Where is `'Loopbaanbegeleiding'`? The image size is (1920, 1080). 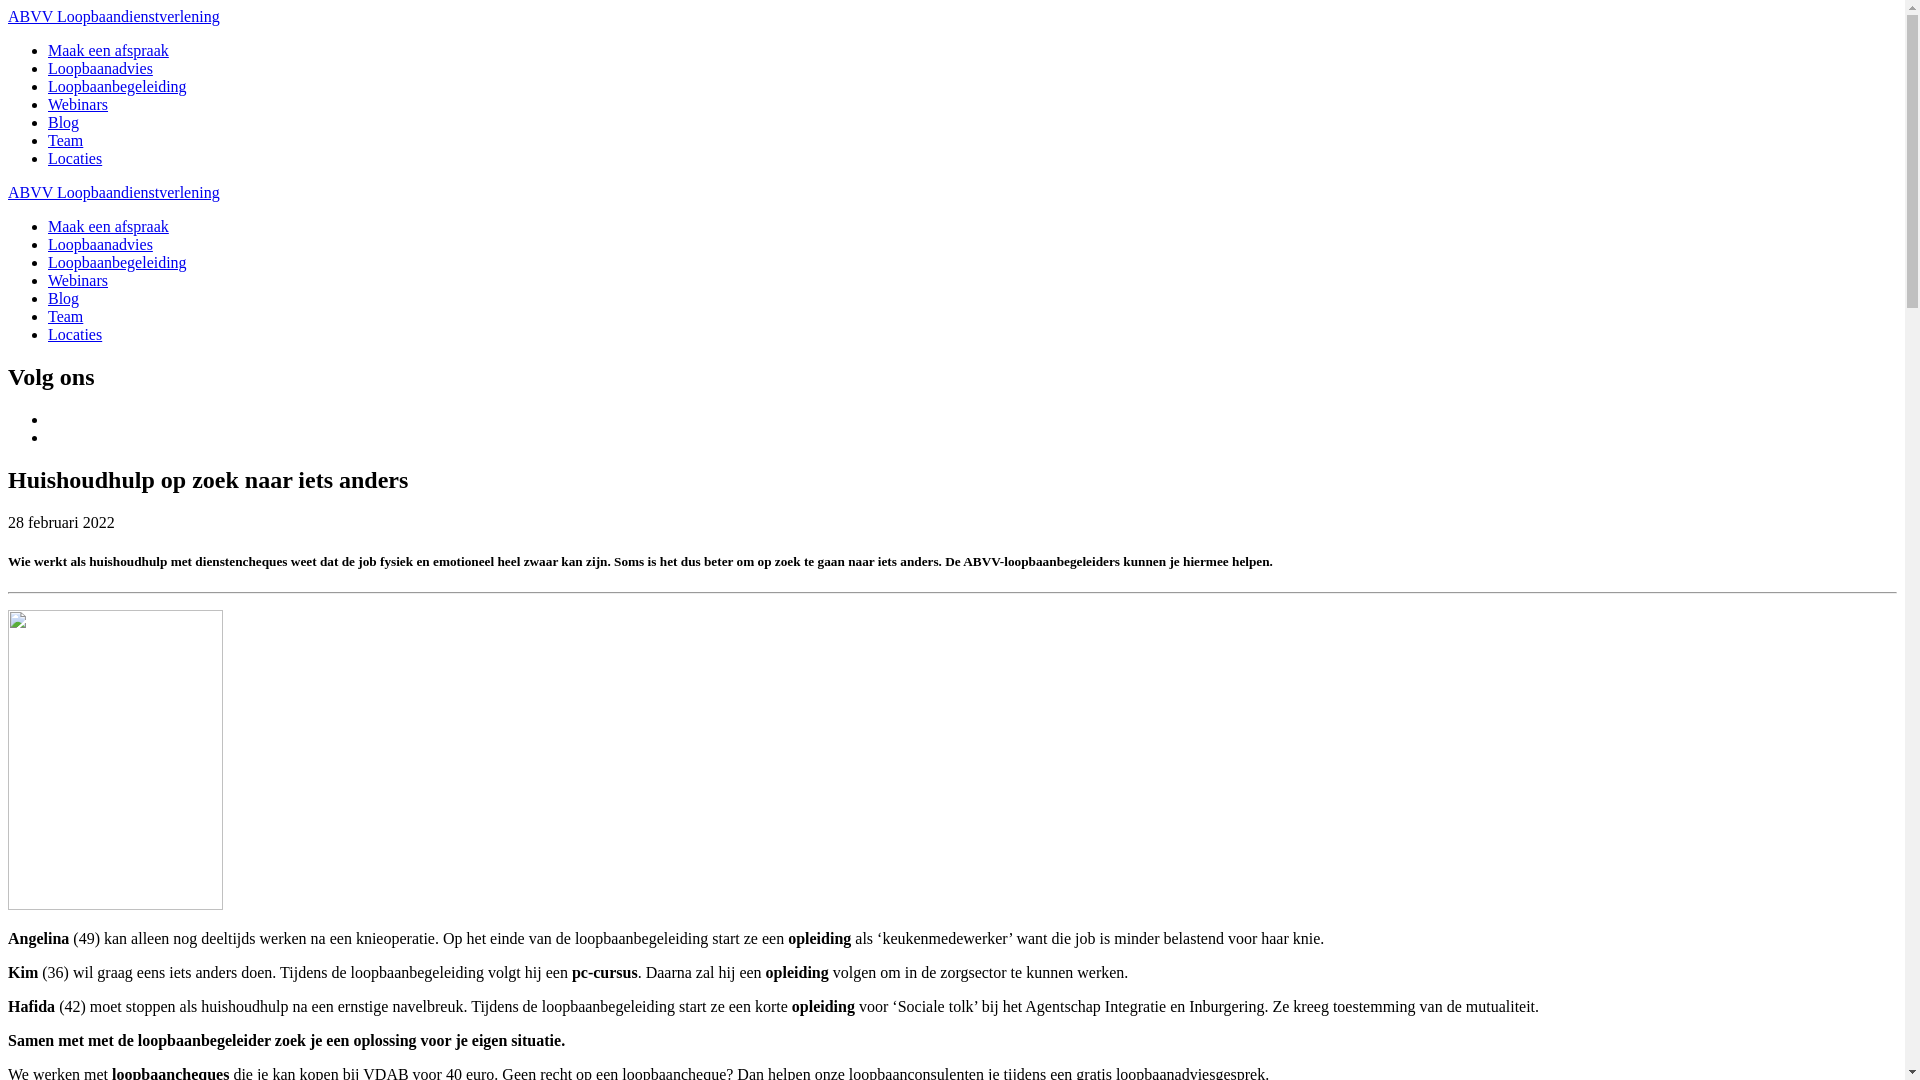 'Loopbaanbegeleiding' is located at coordinates (116, 85).